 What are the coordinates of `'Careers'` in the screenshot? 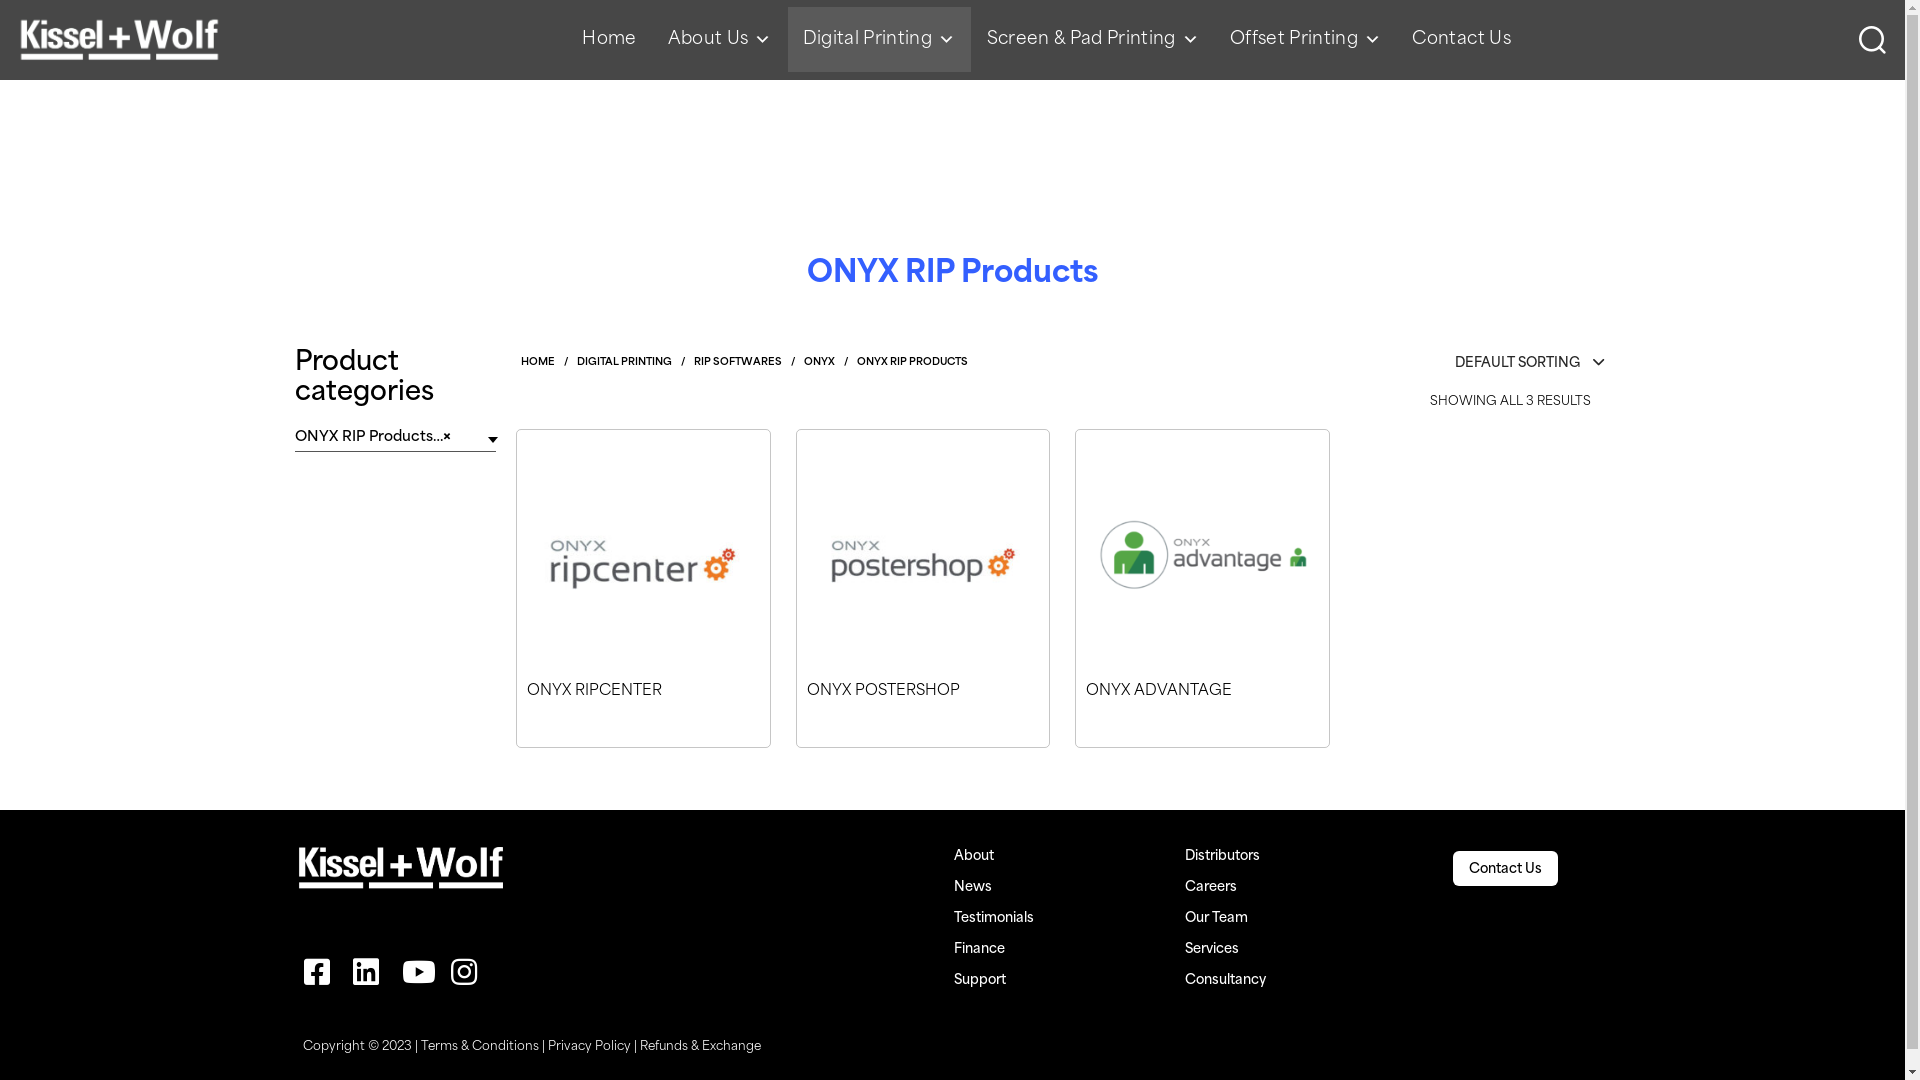 It's located at (1185, 886).